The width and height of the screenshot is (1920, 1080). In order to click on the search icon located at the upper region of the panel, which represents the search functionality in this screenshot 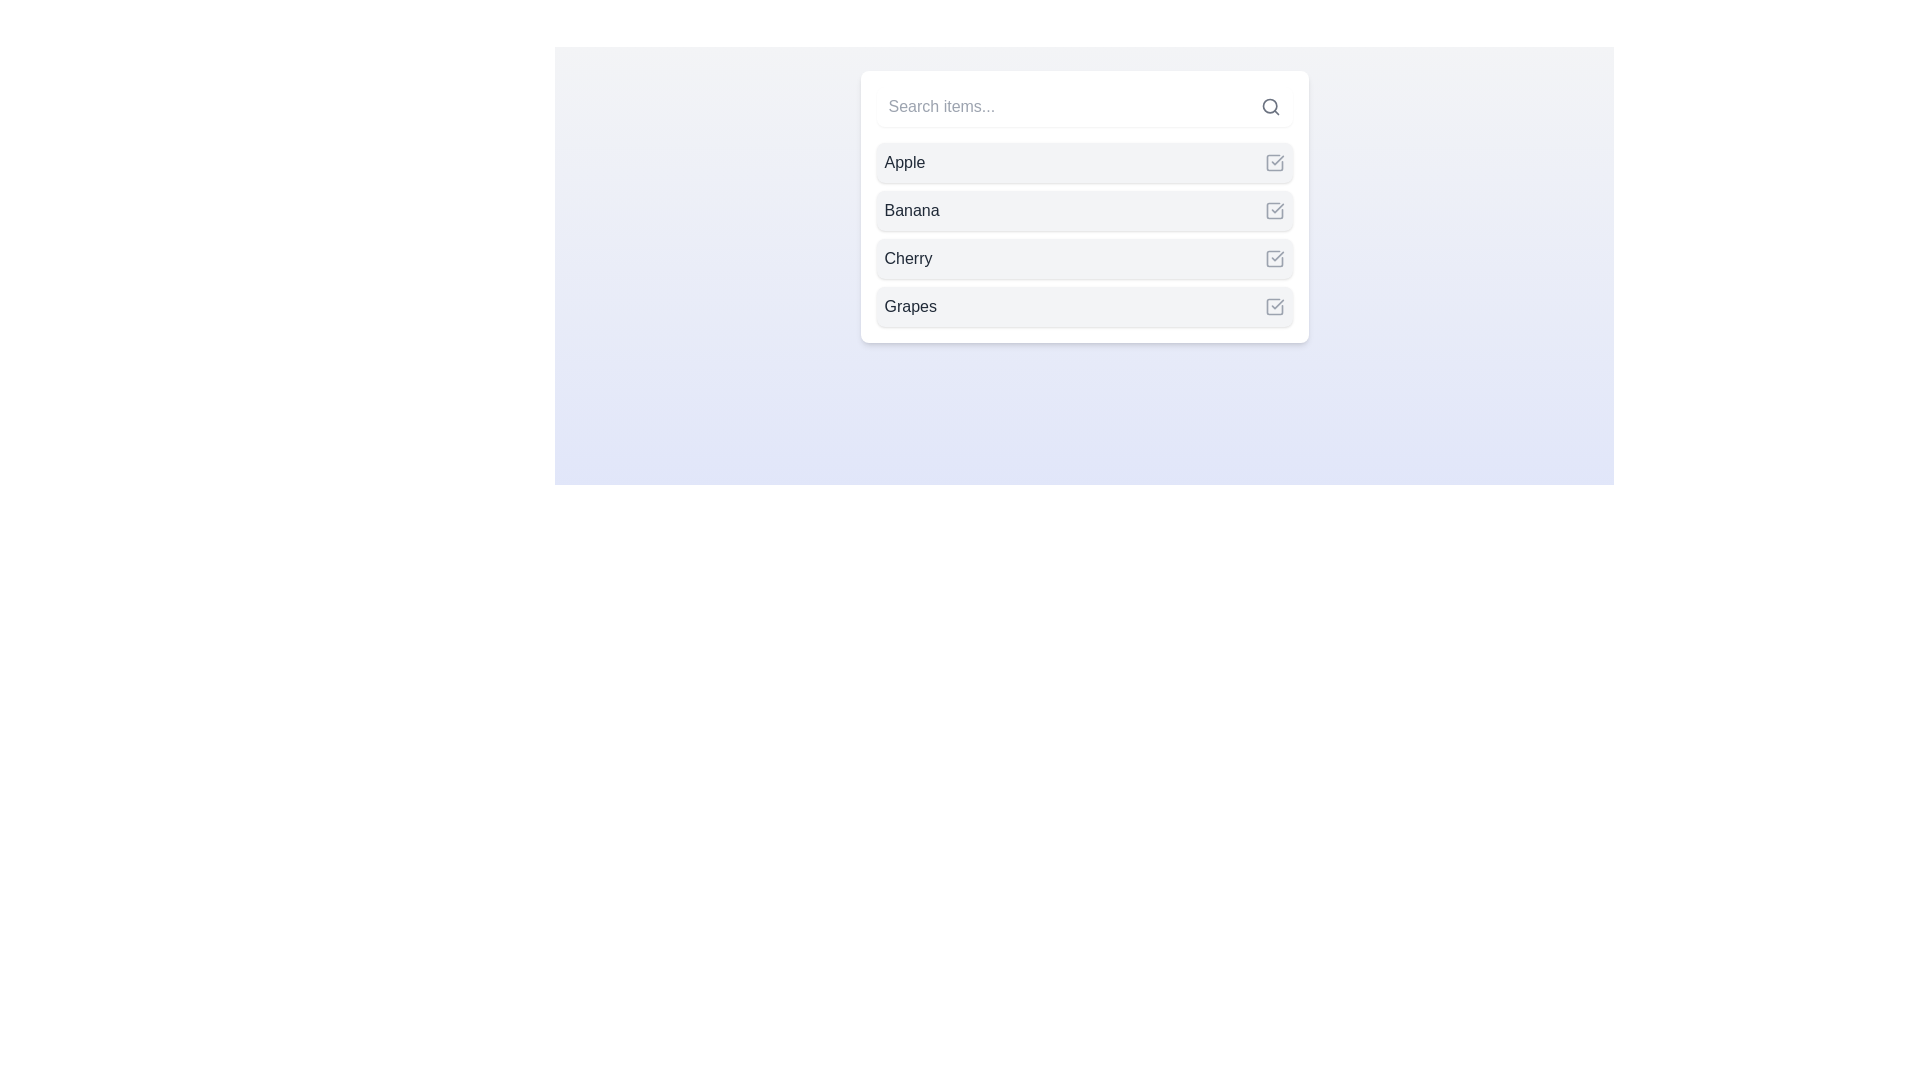, I will do `click(1269, 107)`.